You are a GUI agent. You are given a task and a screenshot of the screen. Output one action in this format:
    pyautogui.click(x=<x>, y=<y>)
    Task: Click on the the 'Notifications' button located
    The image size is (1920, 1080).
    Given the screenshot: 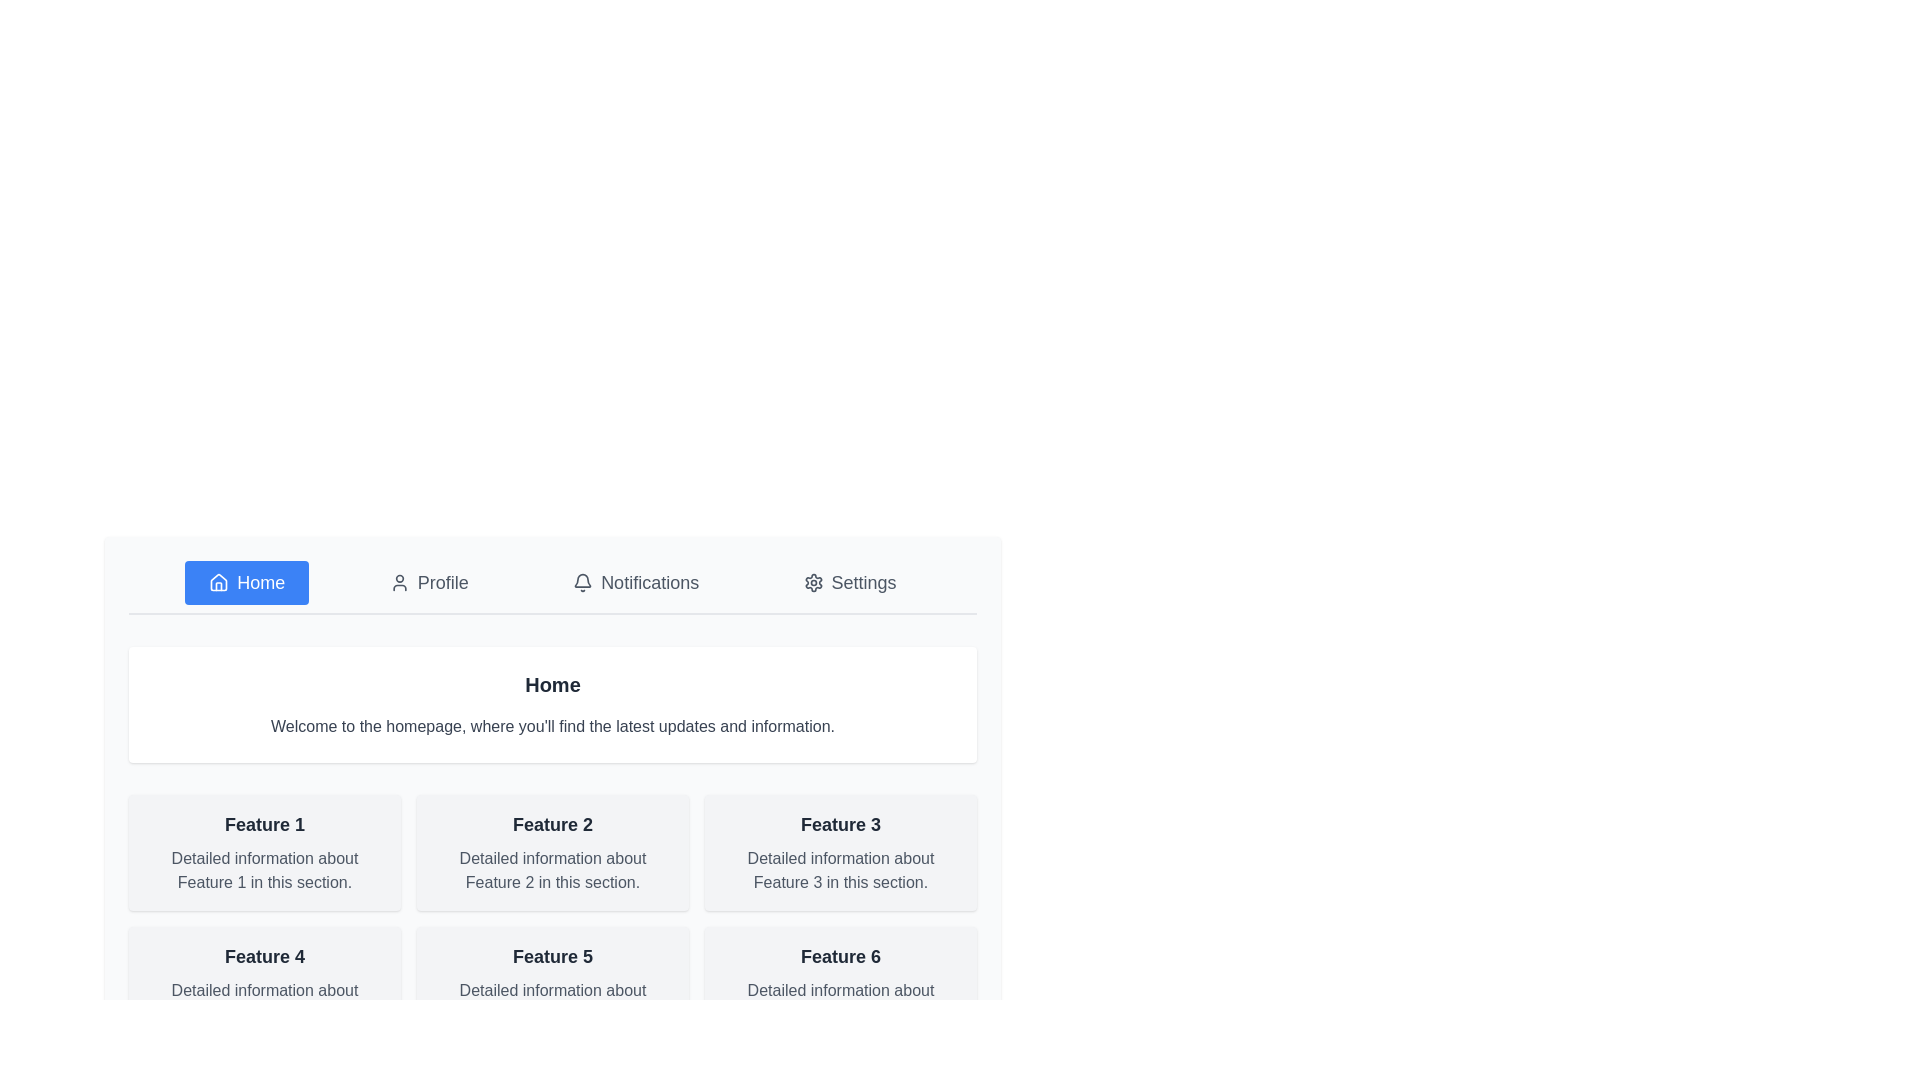 What is the action you would take?
    pyautogui.click(x=635, y=582)
    